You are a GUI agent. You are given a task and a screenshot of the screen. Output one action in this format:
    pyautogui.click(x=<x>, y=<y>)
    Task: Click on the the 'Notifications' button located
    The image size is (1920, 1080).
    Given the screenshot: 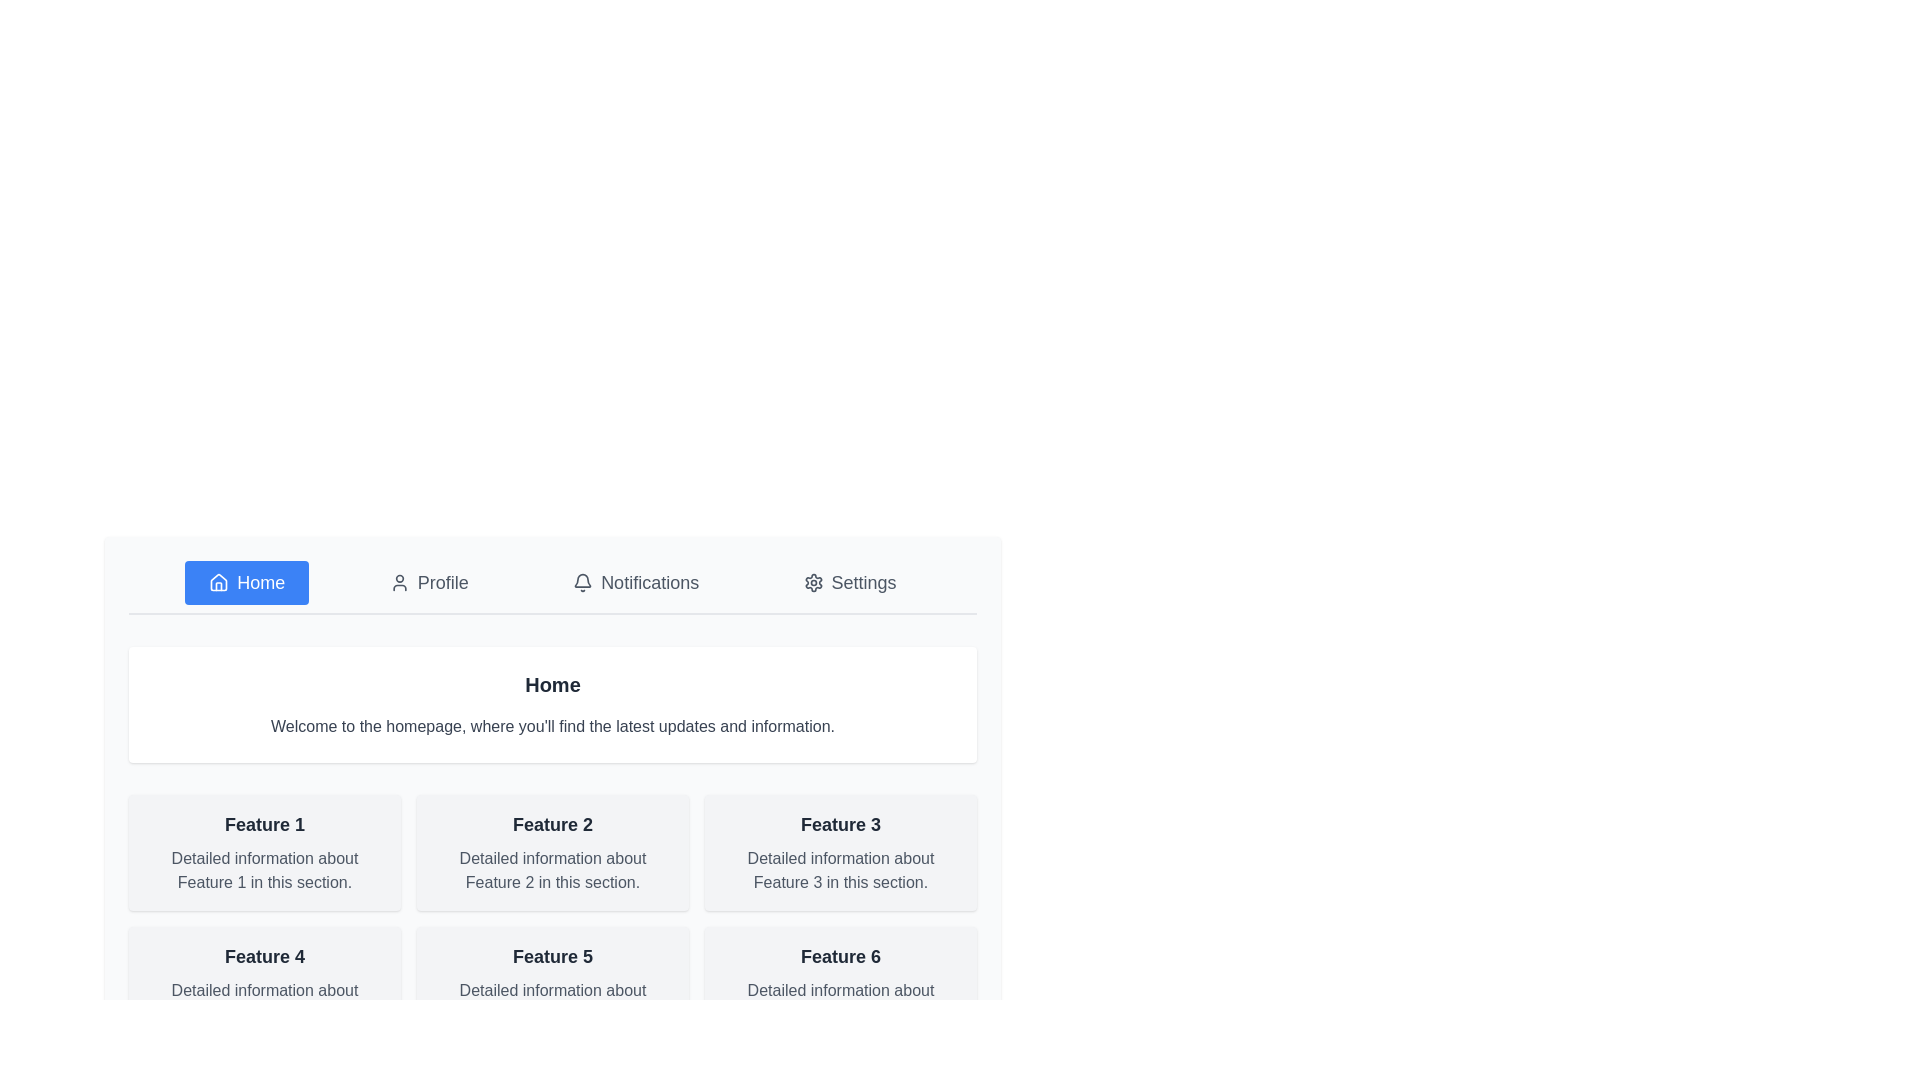 What is the action you would take?
    pyautogui.click(x=635, y=582)
    